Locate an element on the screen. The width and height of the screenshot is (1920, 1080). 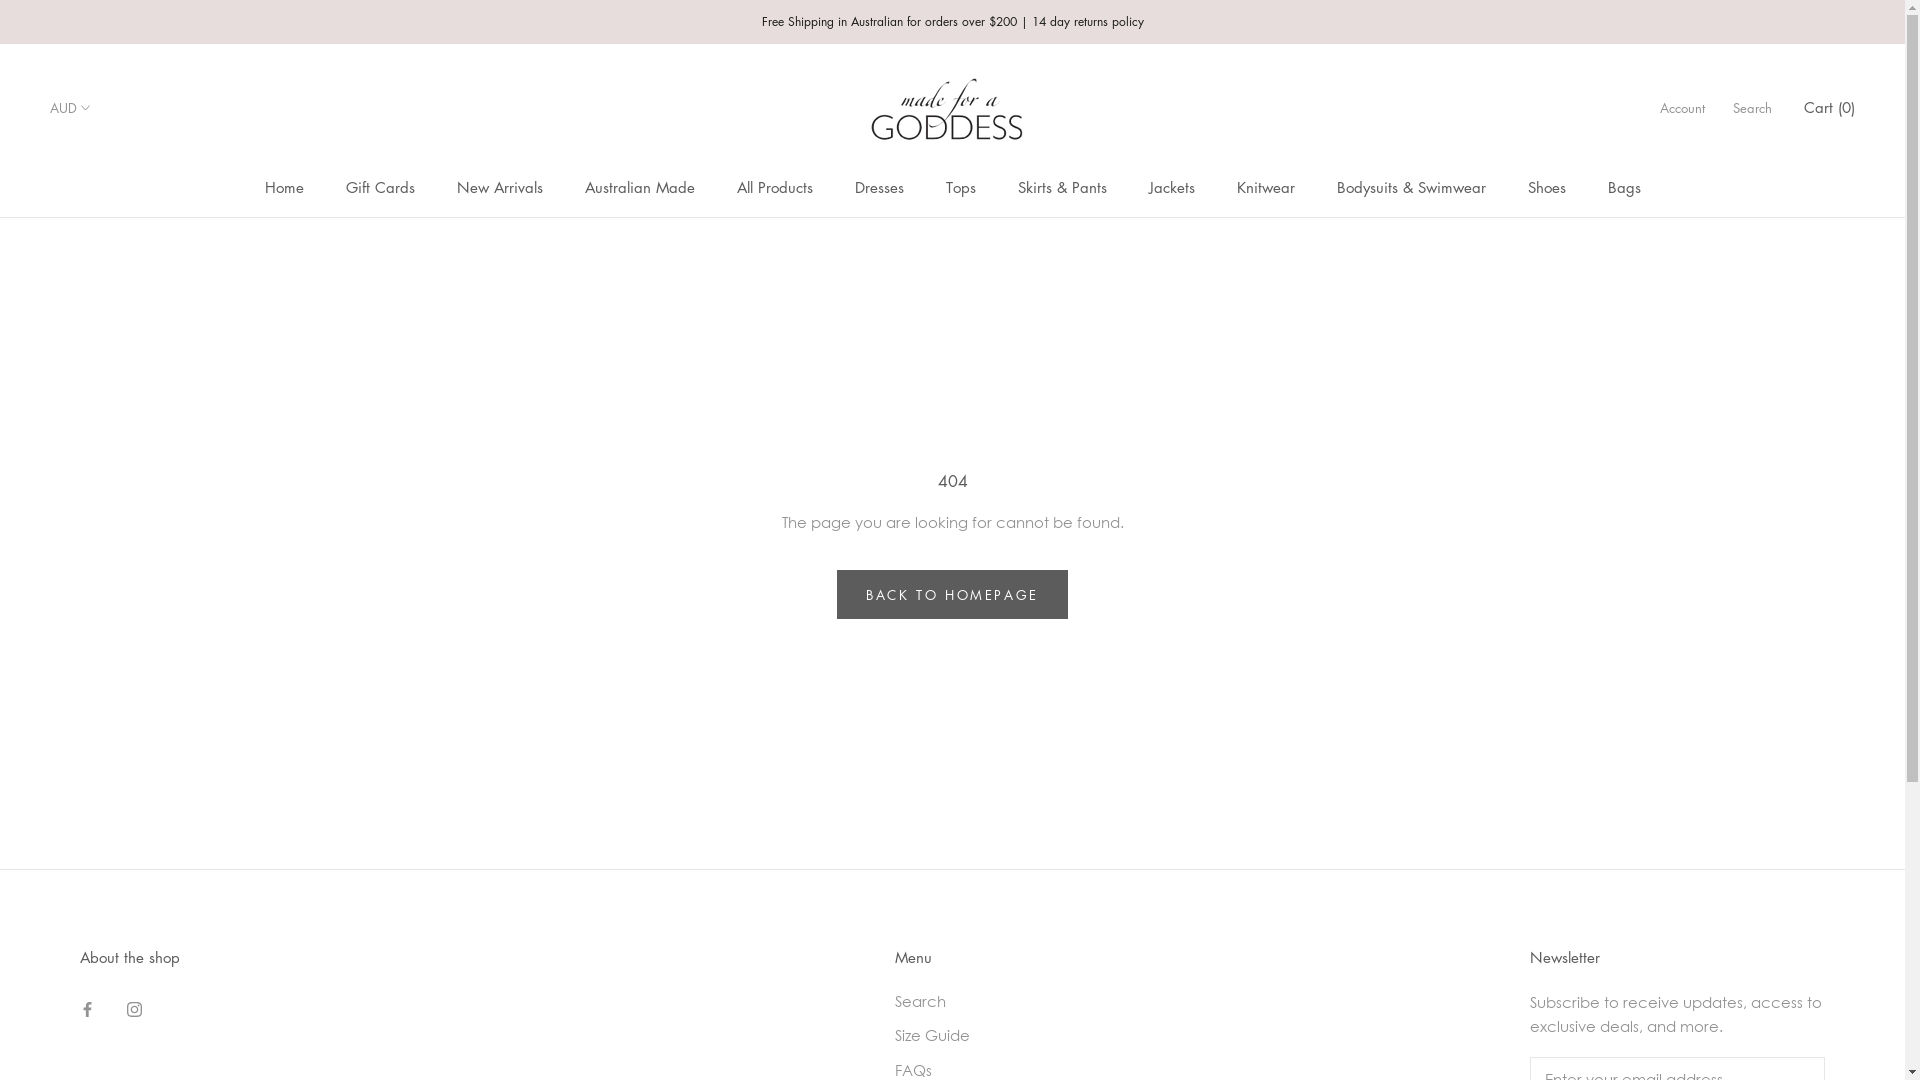
'Bodysuits & Swimwear is located at coordinates (1409, 186).